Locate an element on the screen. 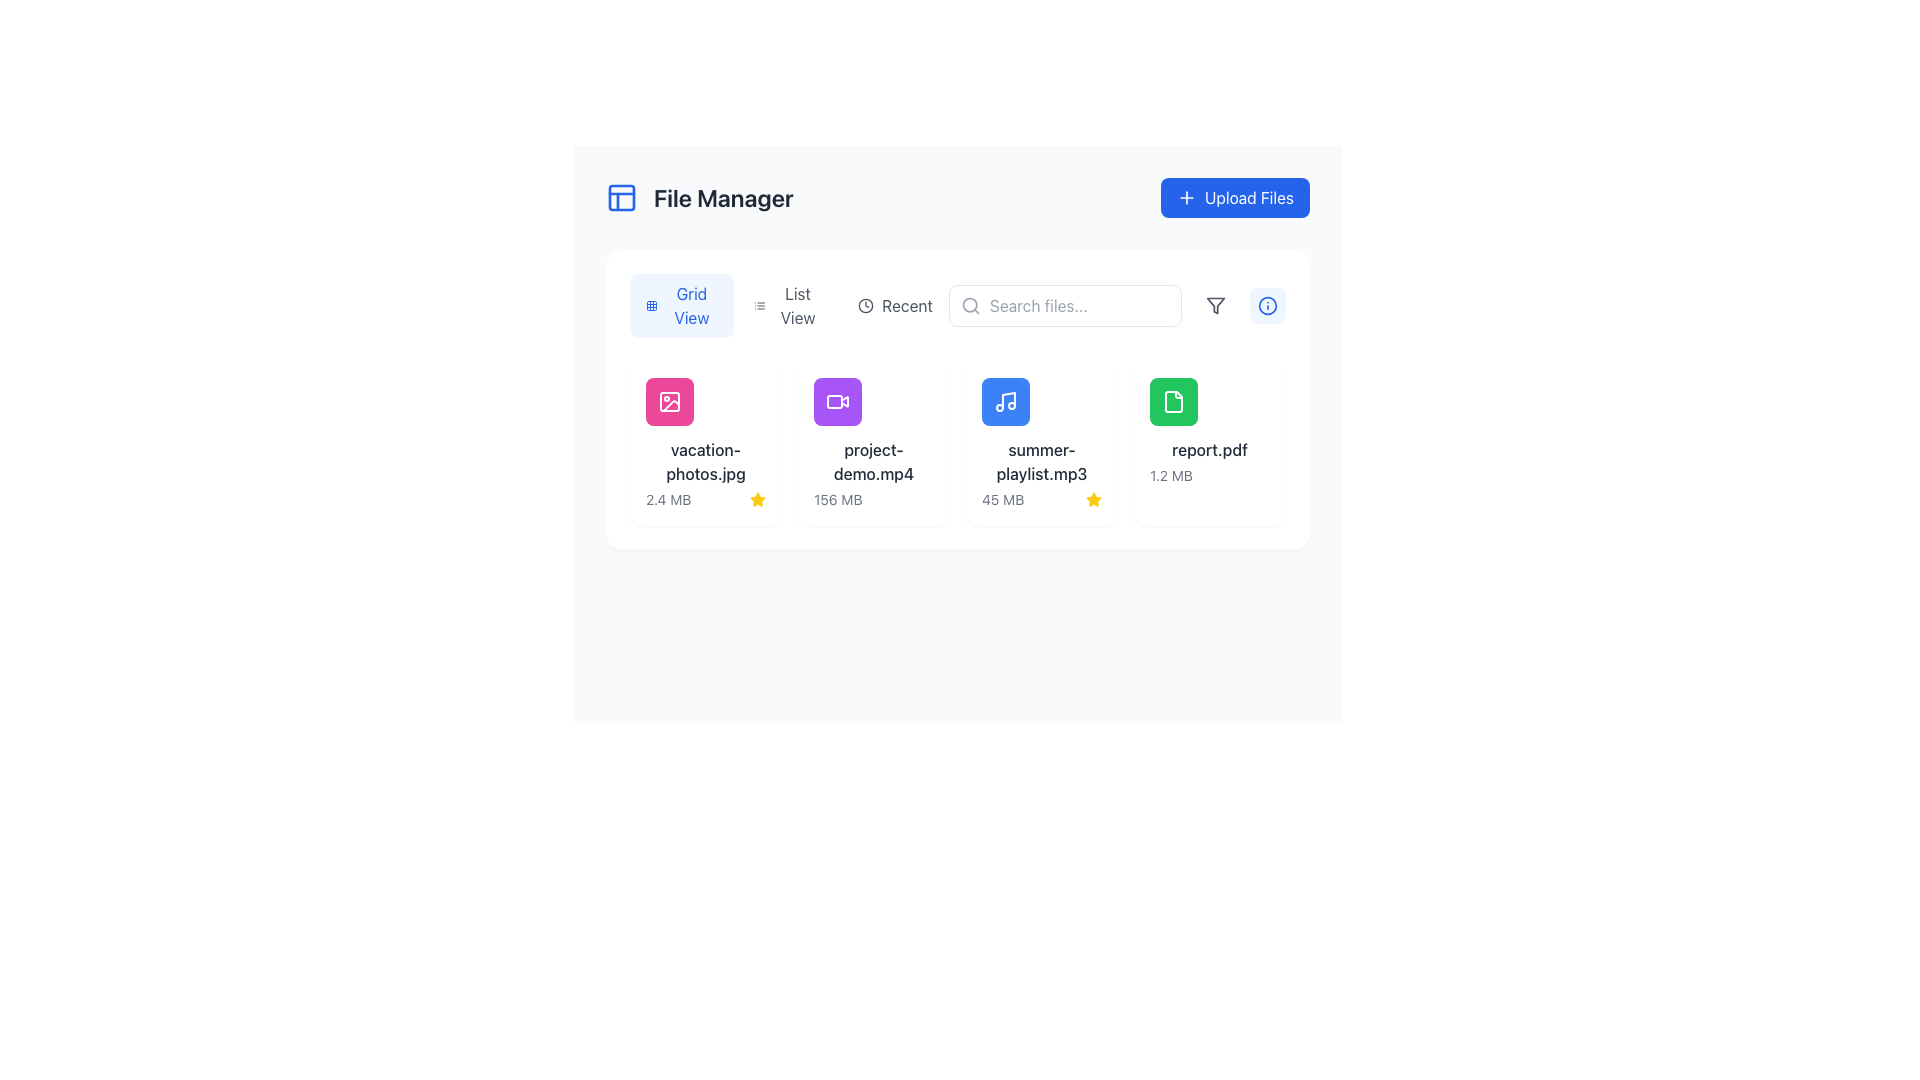  the delete button icon for the file 'summer-playlist.mp3' is located at coordinates (1083, 496).